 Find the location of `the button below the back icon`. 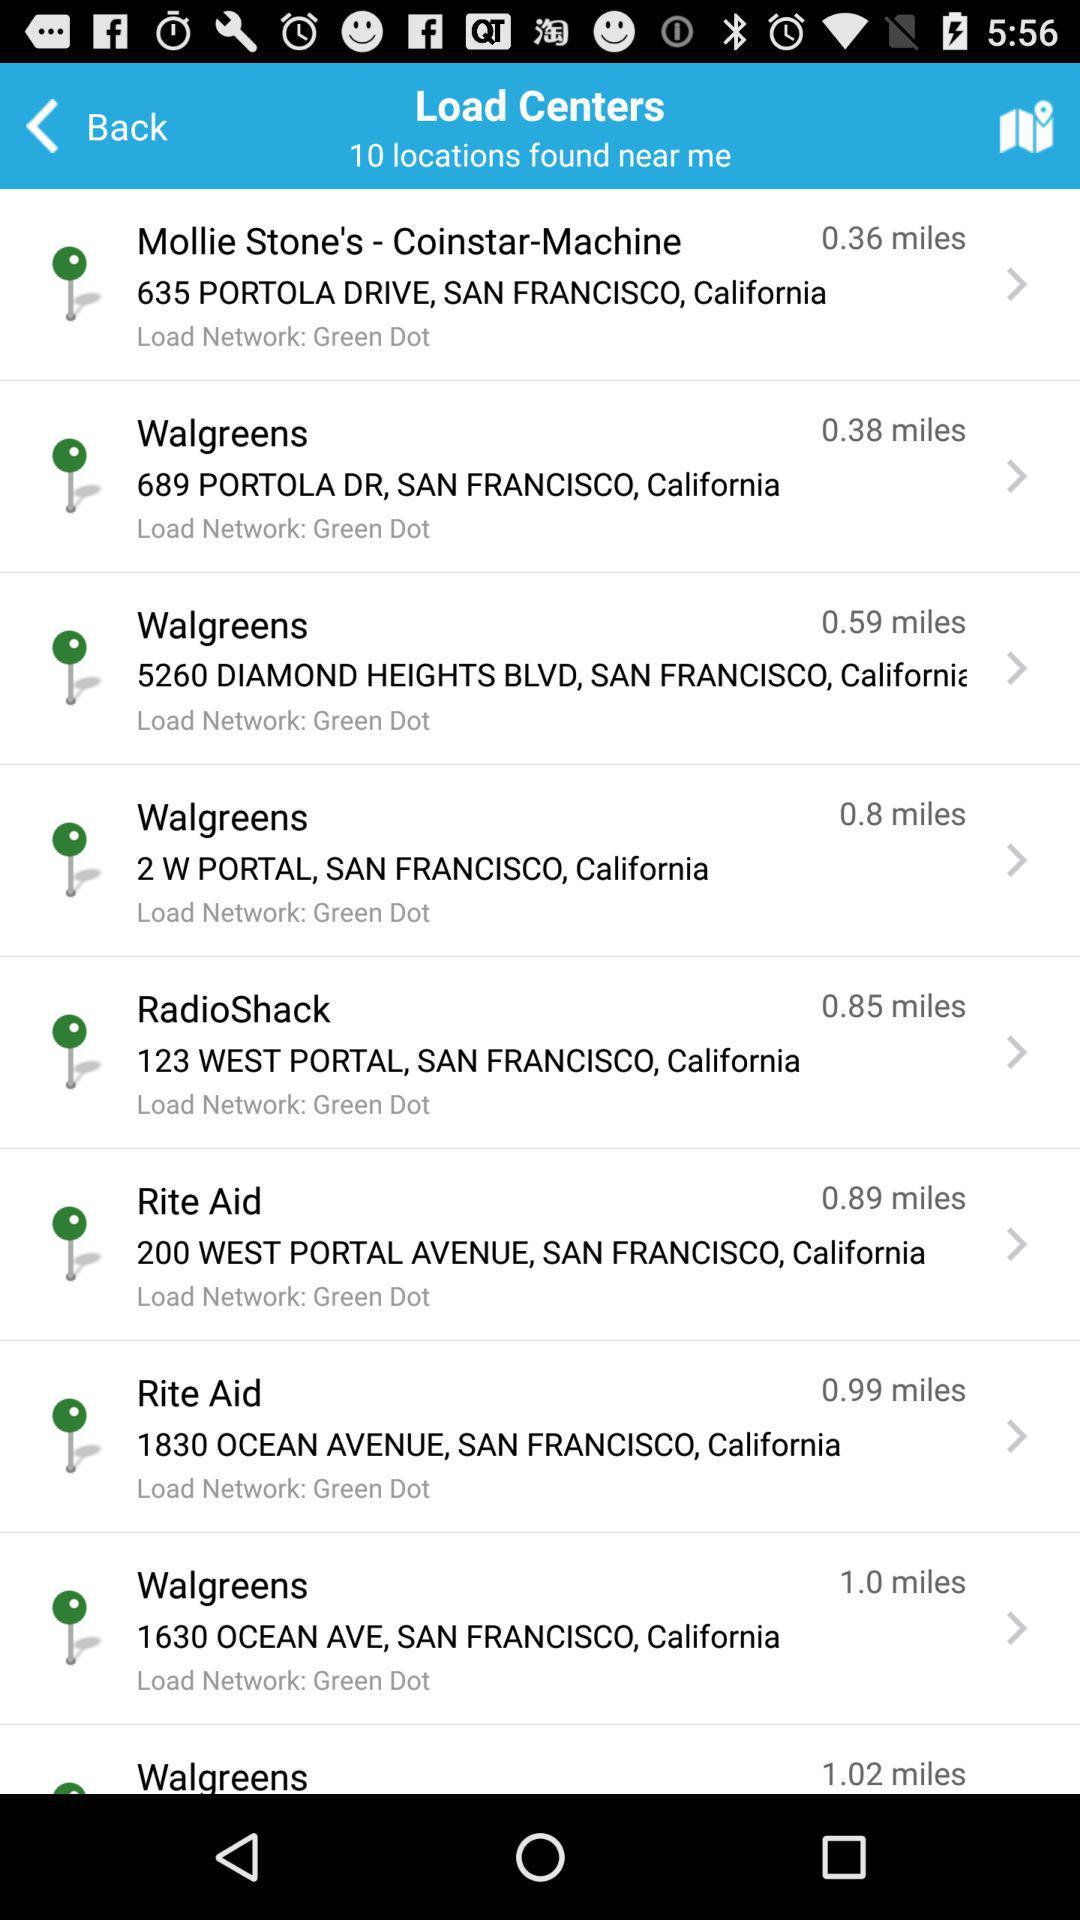

the button below the back icon is located at coordinates (459, 240).